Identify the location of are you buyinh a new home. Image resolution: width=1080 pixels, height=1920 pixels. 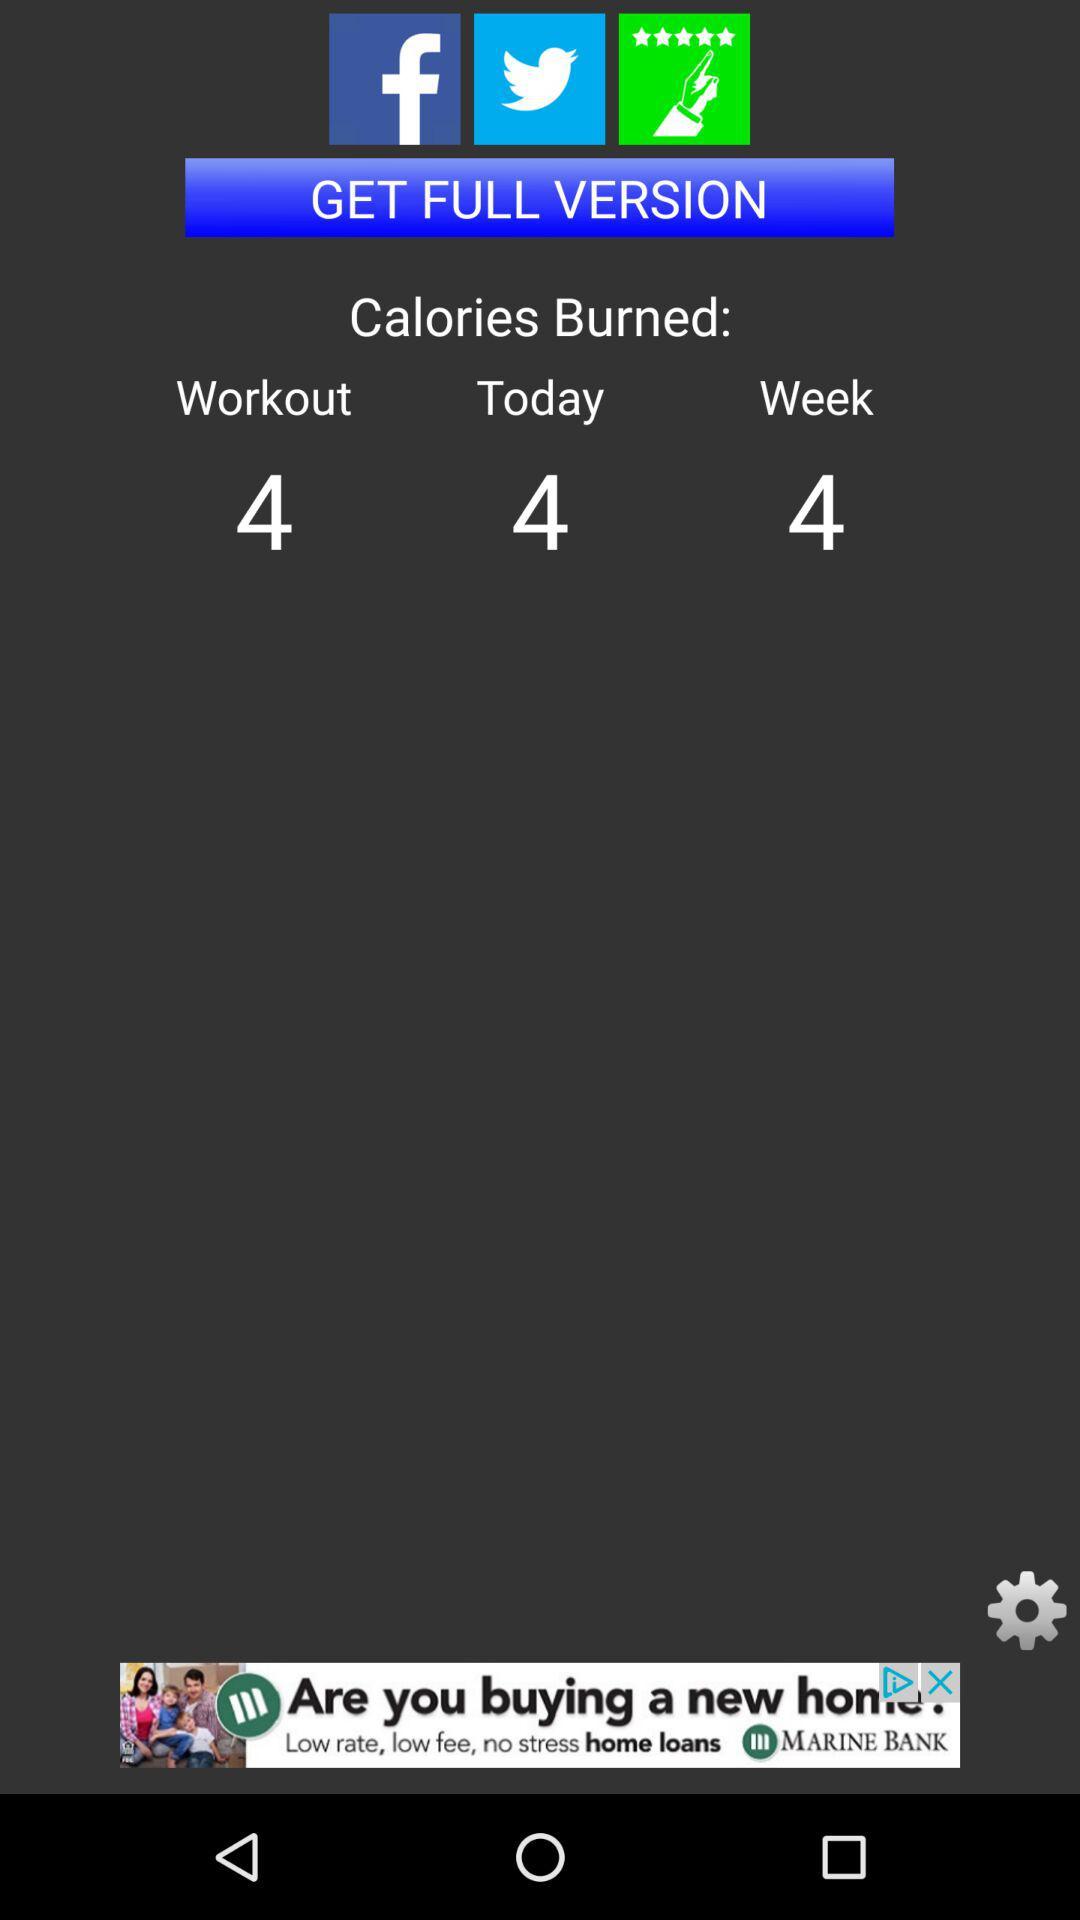
(540, 1727).